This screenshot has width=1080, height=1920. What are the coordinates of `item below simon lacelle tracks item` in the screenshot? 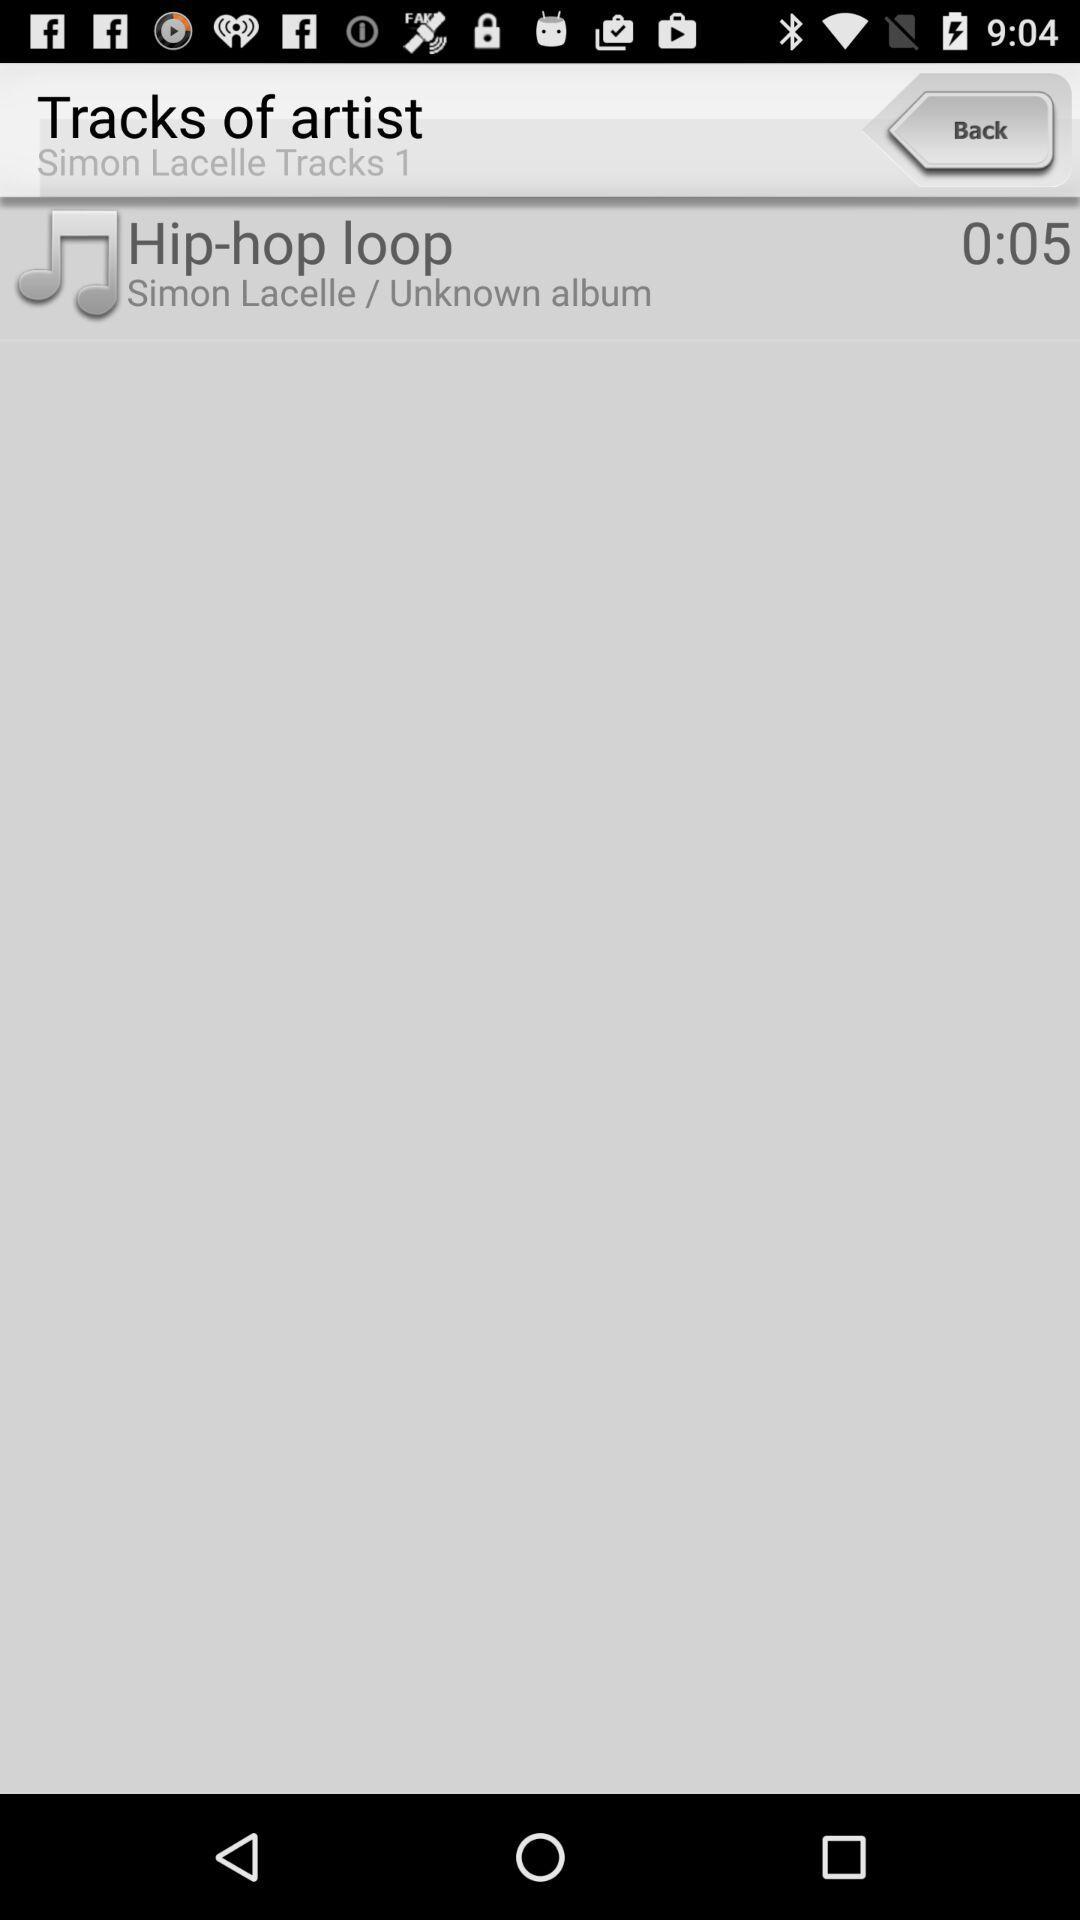 It's located at (66, 265).